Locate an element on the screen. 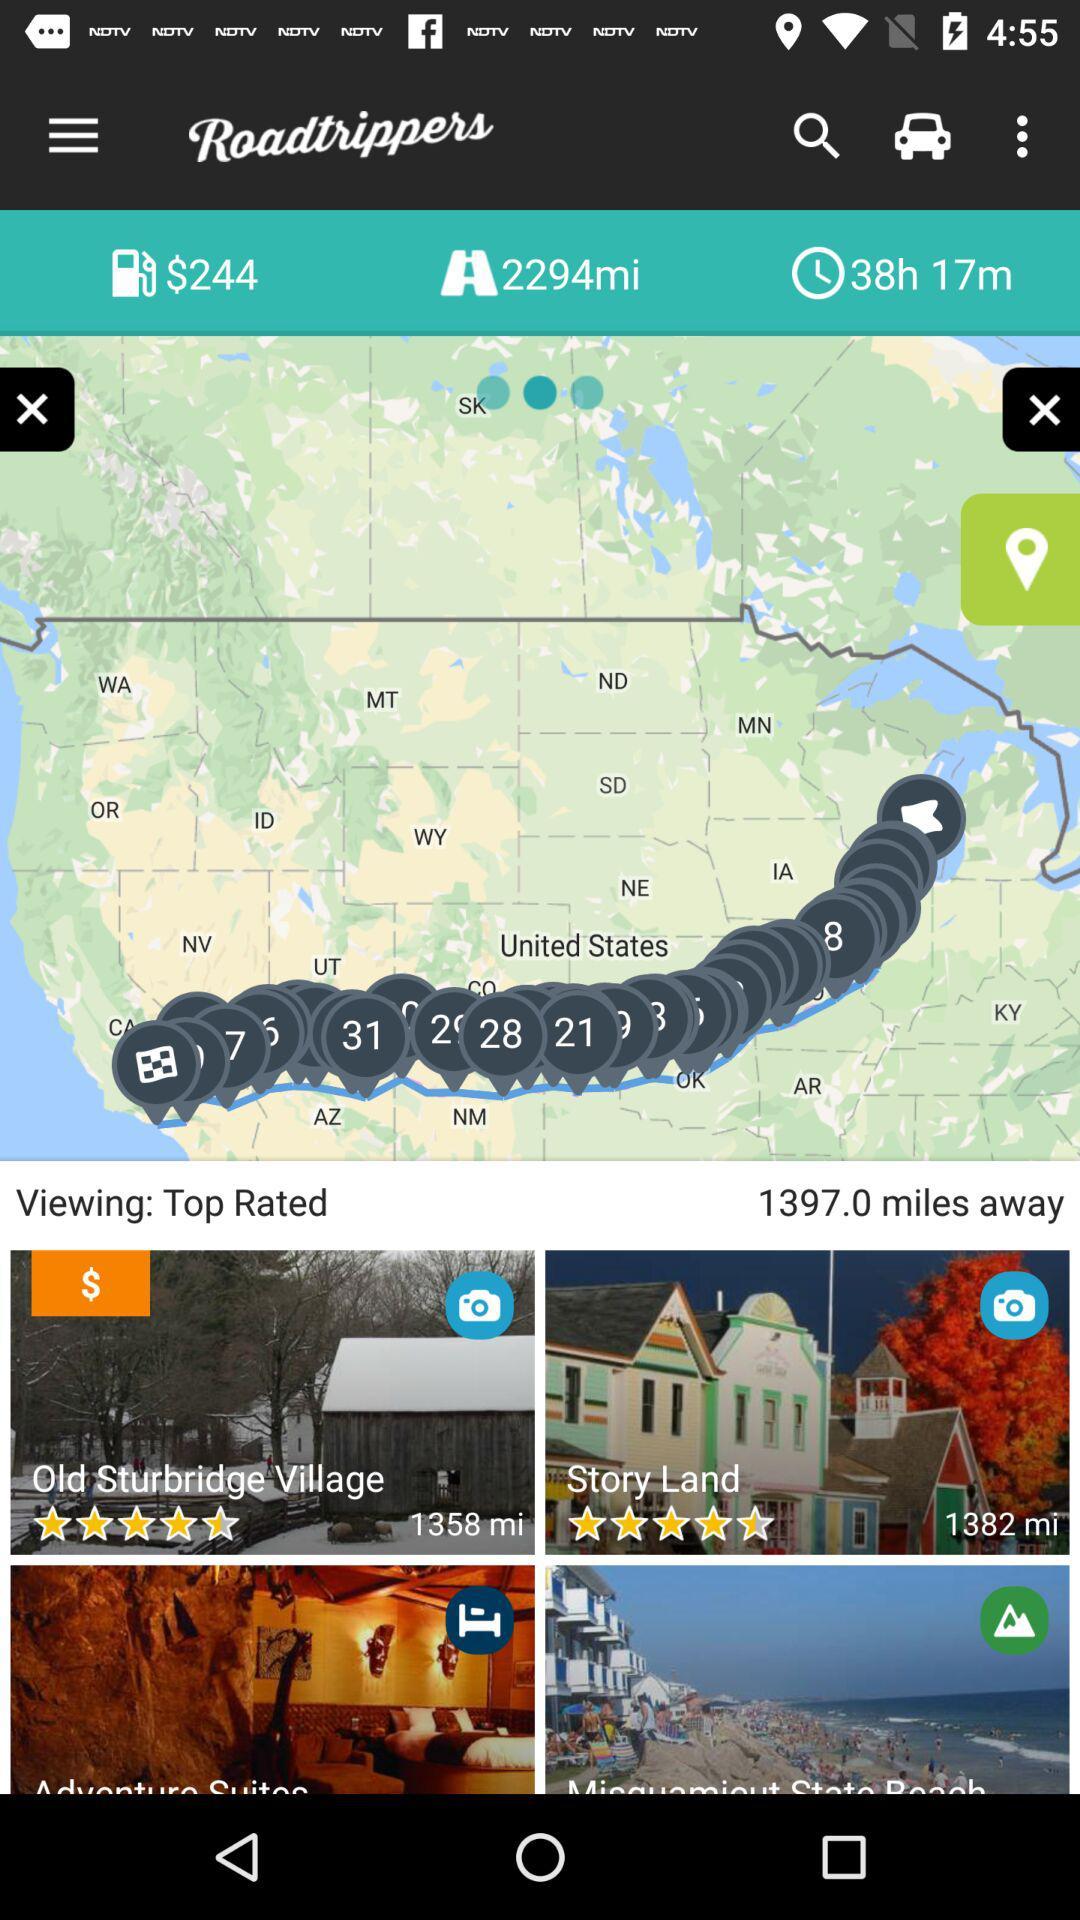  the location icon is located at coordinates (1020, 559).